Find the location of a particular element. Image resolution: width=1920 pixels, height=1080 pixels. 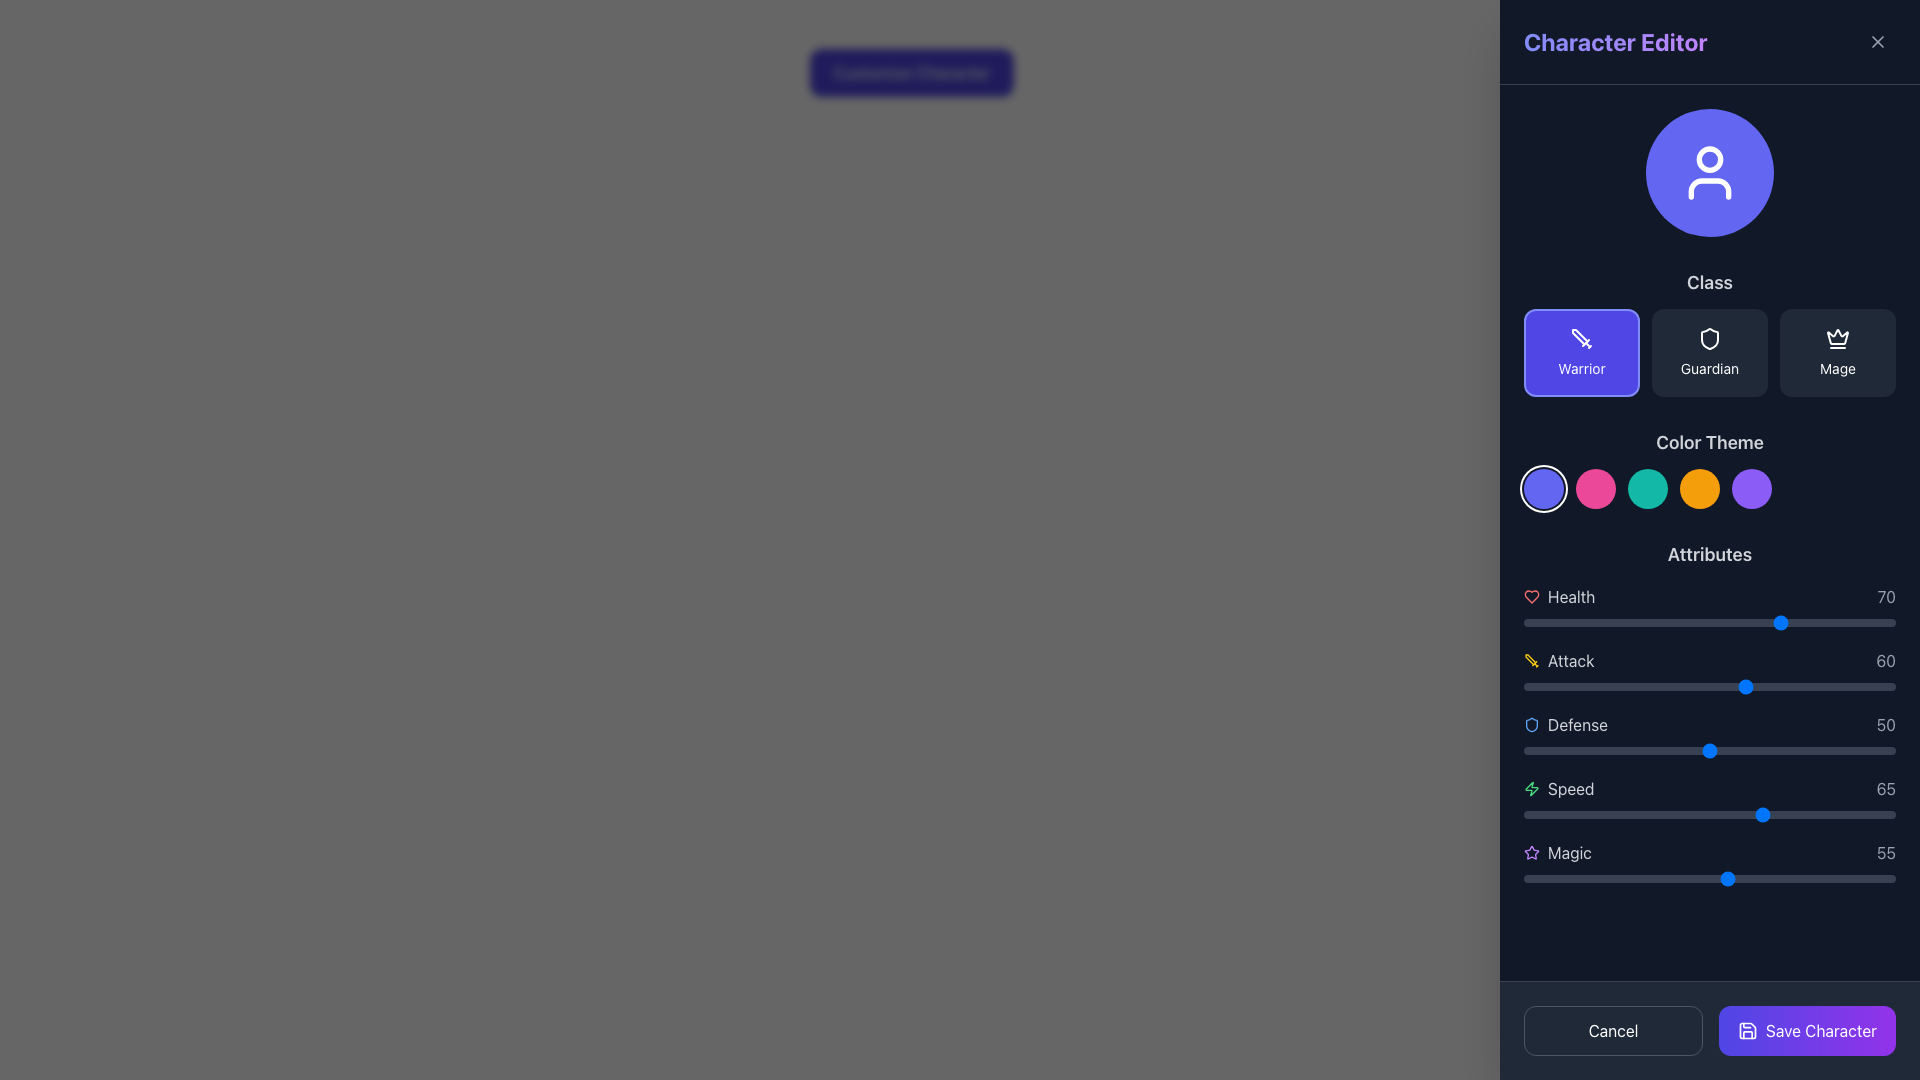

the 'Magic' attribute label with icon in the Character Editor interface, which is the last item in the attributes list is located at coordinates (1556, 852).